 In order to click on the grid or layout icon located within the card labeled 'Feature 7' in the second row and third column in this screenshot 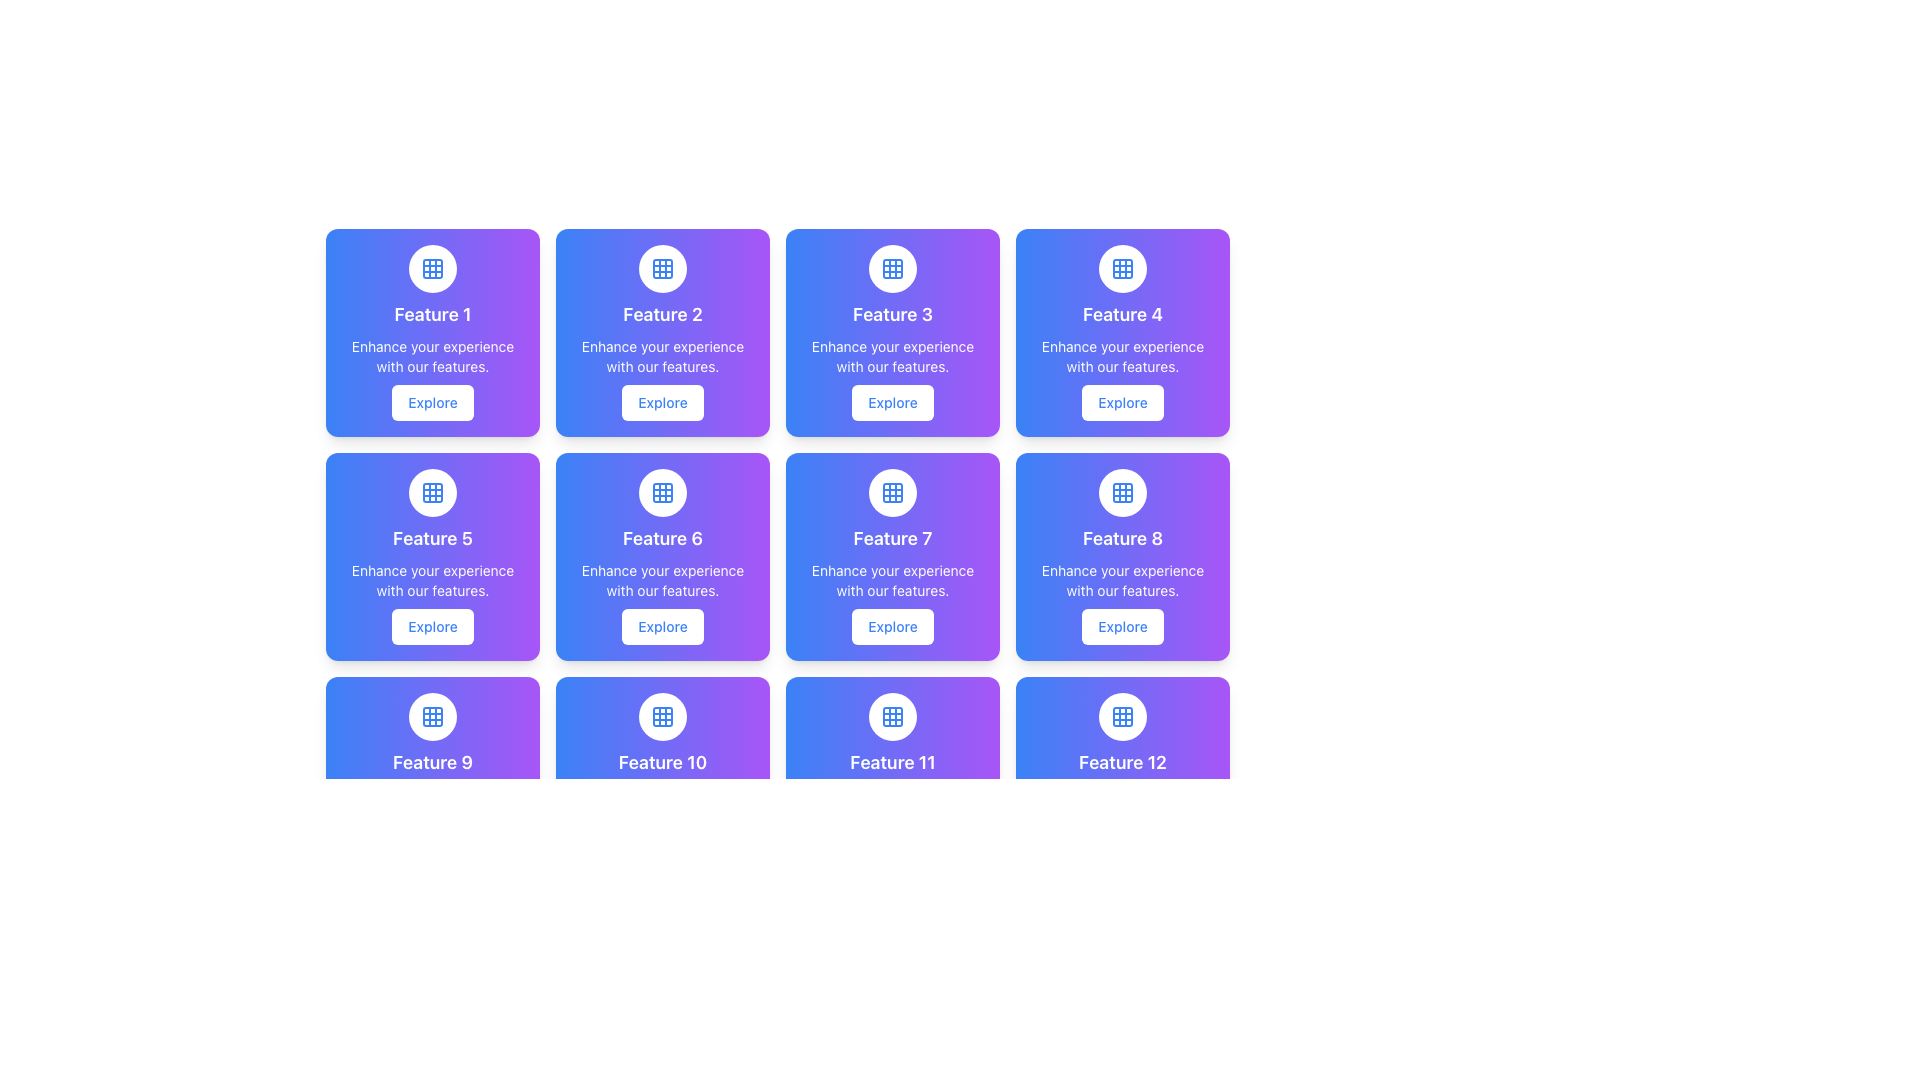, I will do `click(891, 493)`.